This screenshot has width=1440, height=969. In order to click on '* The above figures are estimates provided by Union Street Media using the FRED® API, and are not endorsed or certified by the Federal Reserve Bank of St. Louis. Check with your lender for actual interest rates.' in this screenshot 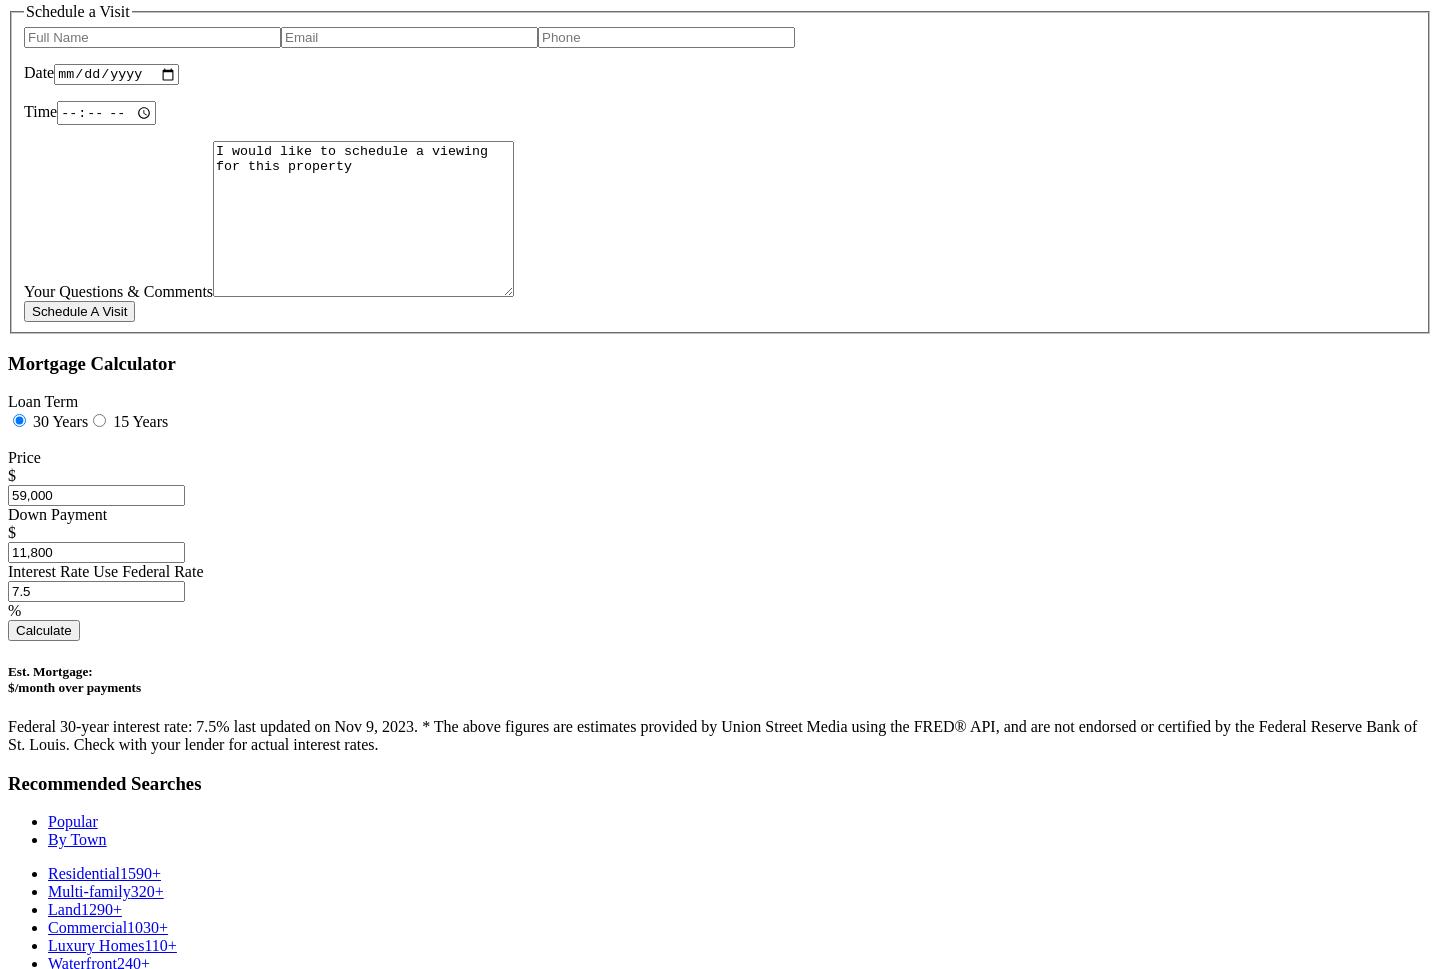, I will do `click(712, 734)`.